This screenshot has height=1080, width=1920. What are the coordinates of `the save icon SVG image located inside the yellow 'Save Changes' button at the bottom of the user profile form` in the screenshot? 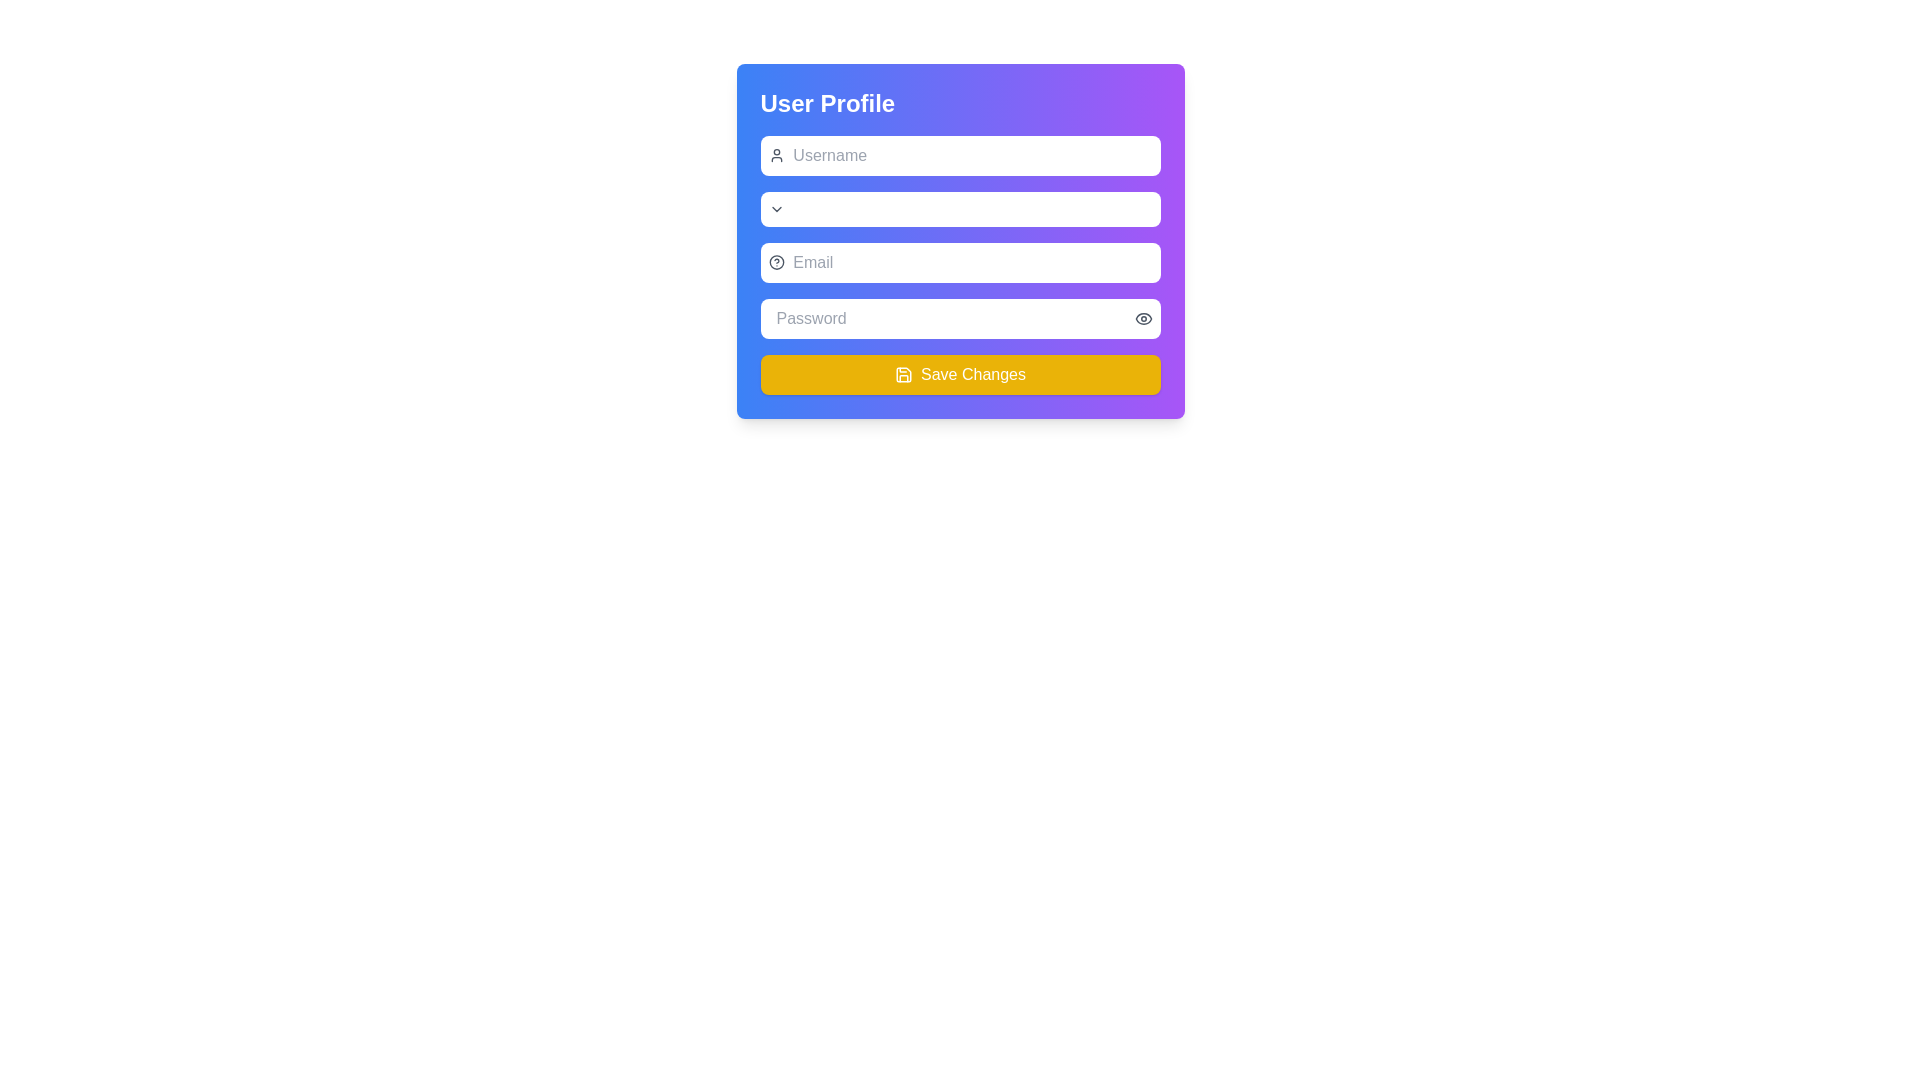 It's located at (902, 374).